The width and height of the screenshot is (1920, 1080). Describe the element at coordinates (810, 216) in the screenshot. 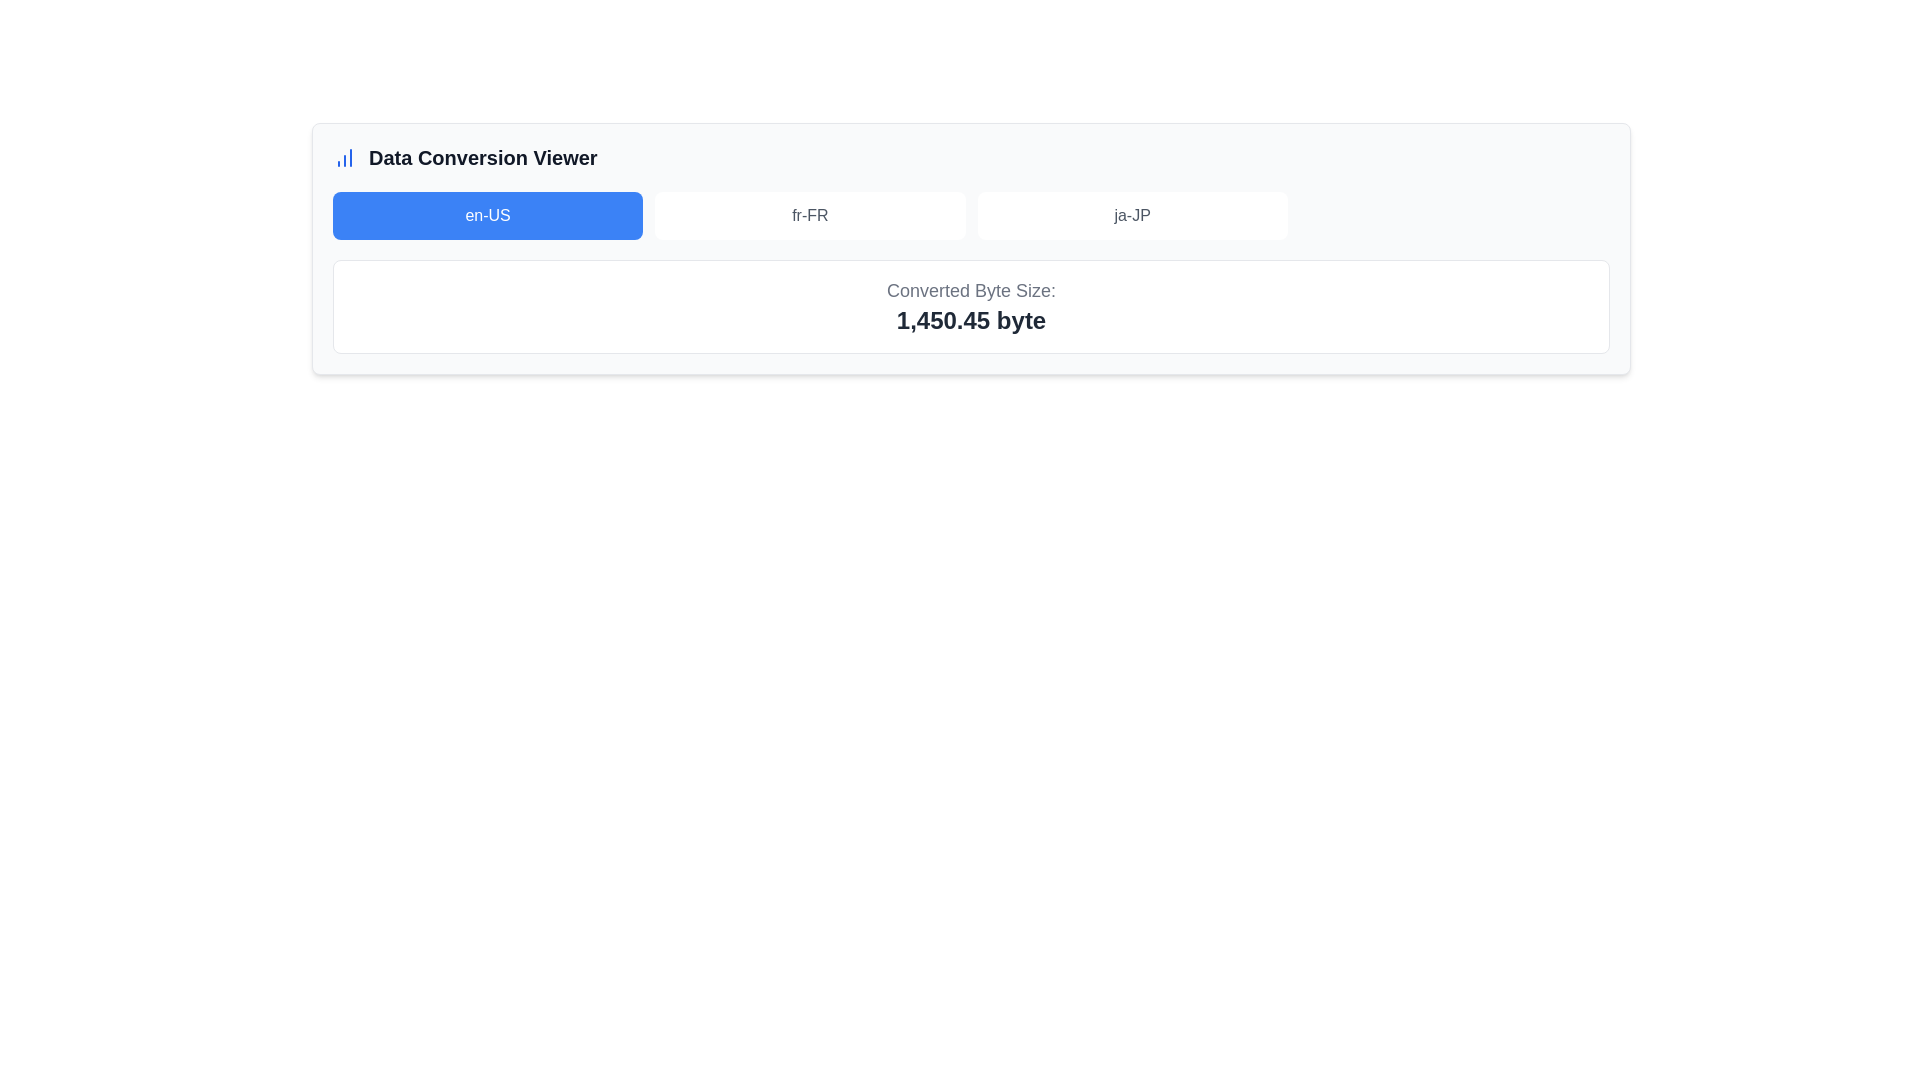

I see `the language selection button that allows users to set the interface language to French (France), which is the second button in a row labeled 'en-US', 'fr-FR', and 'ja-JP'` at that location.